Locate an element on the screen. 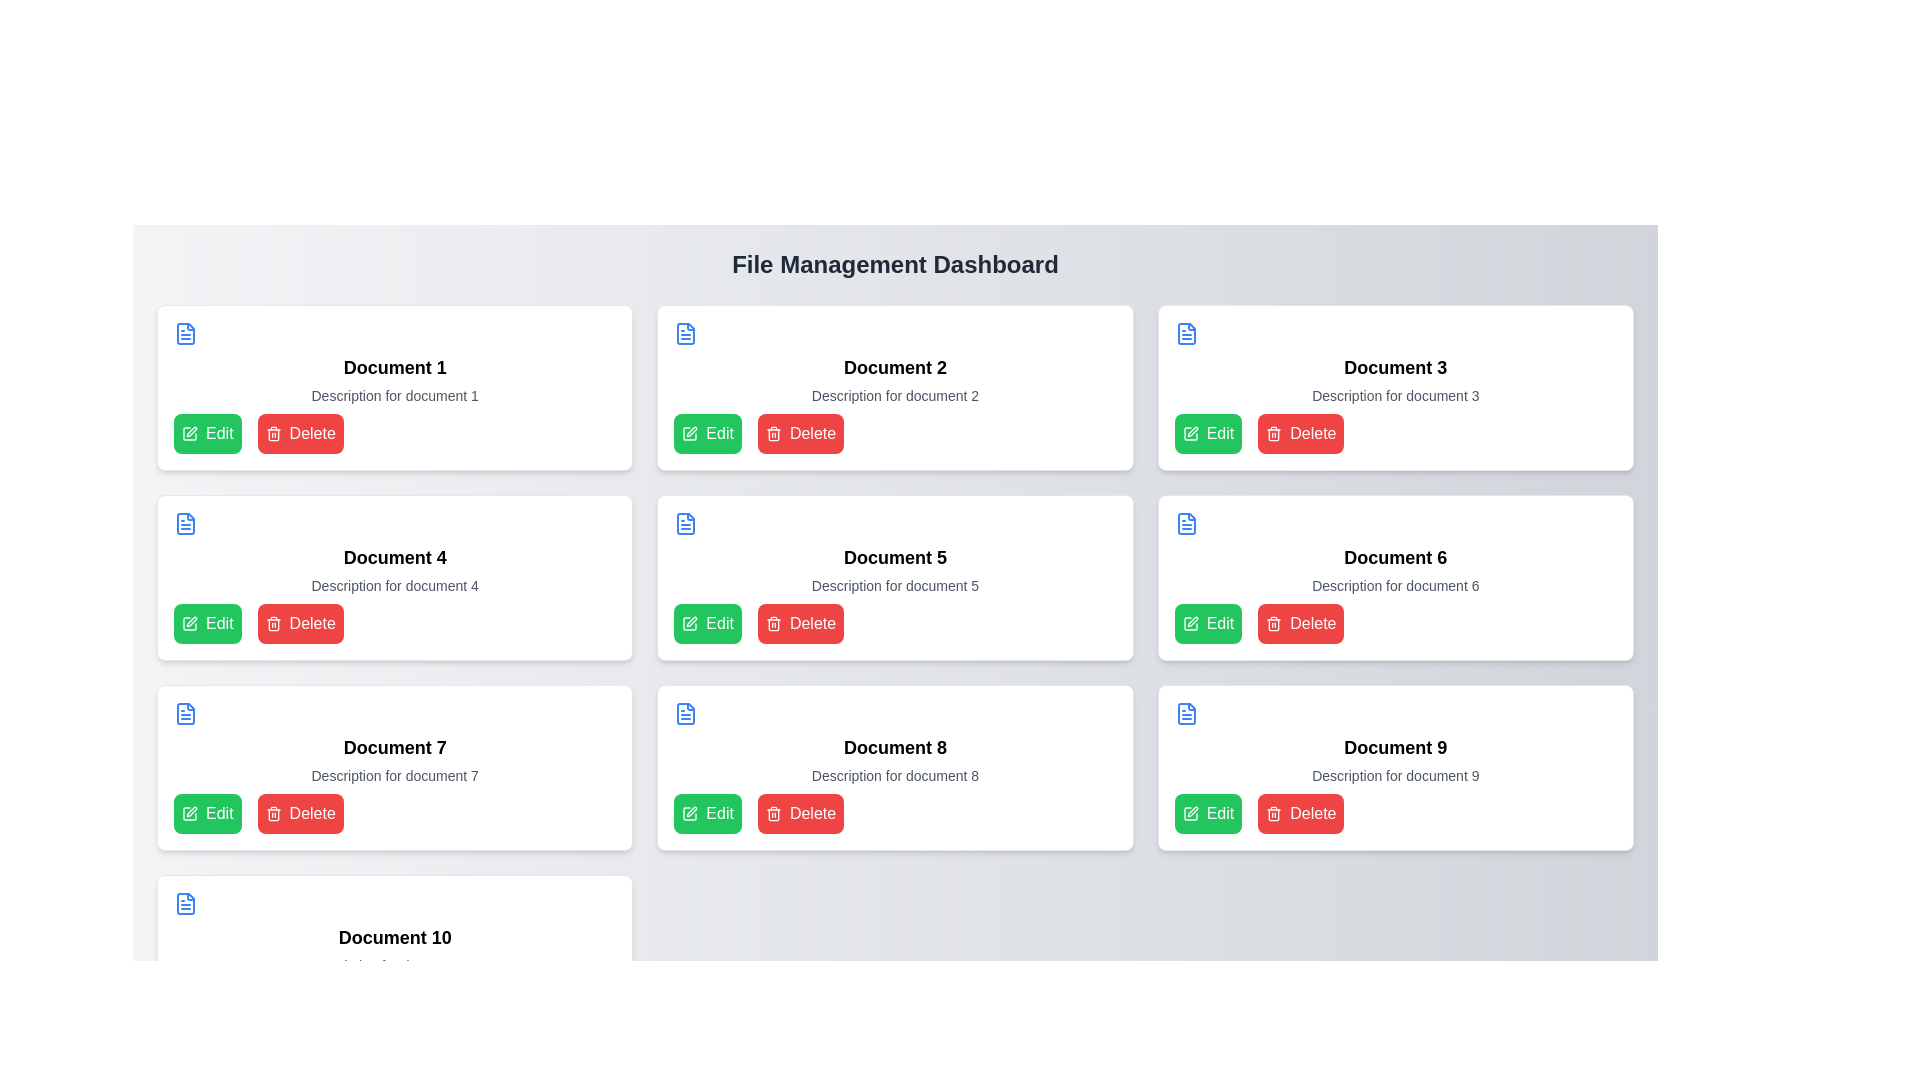 This screenshot has height=1080, width=1920. the text label that serves as the title for 'Document 8', located in the lower center card of the grid in the middle row and the right column is located at coordinates (894, 748).